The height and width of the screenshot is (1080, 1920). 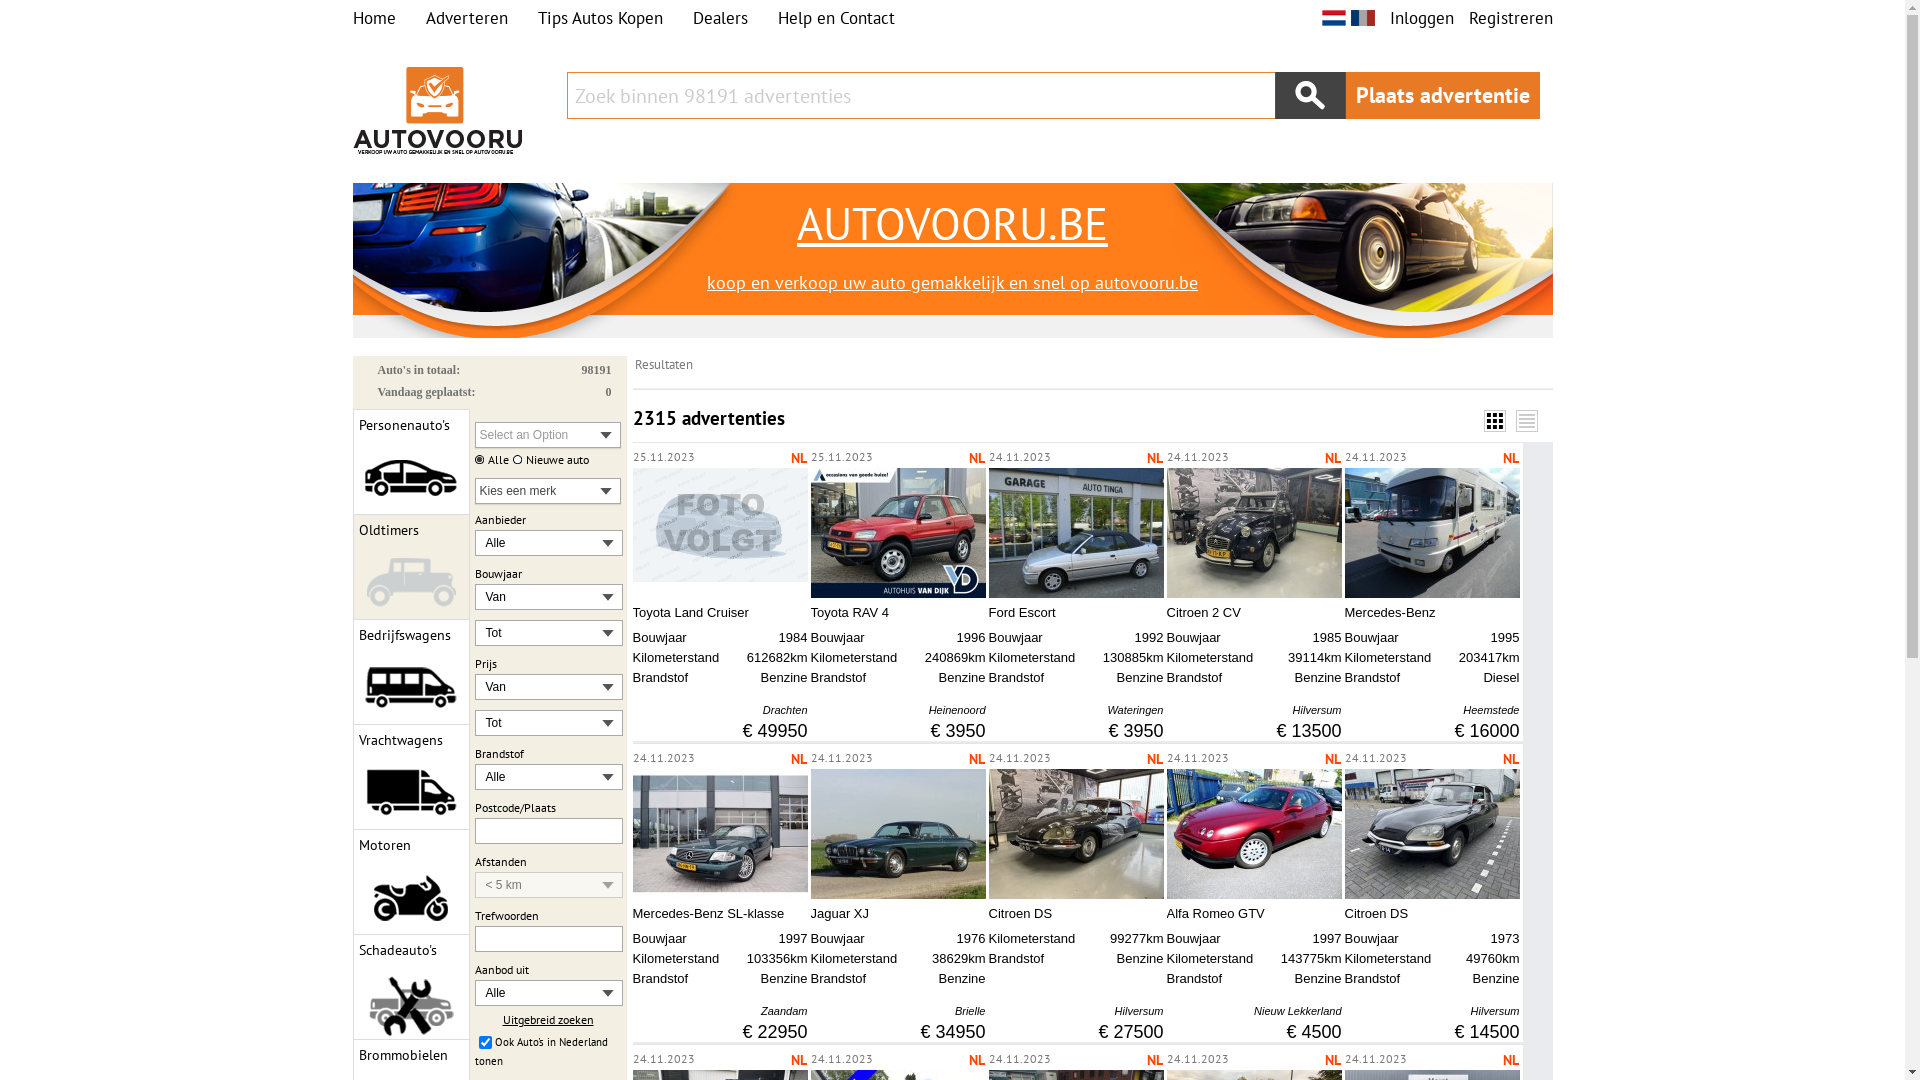 What do you see at coordinates (409, 986) in the screenshot?
I see `'Schadeauto's'` at bounding box center [409, 986].